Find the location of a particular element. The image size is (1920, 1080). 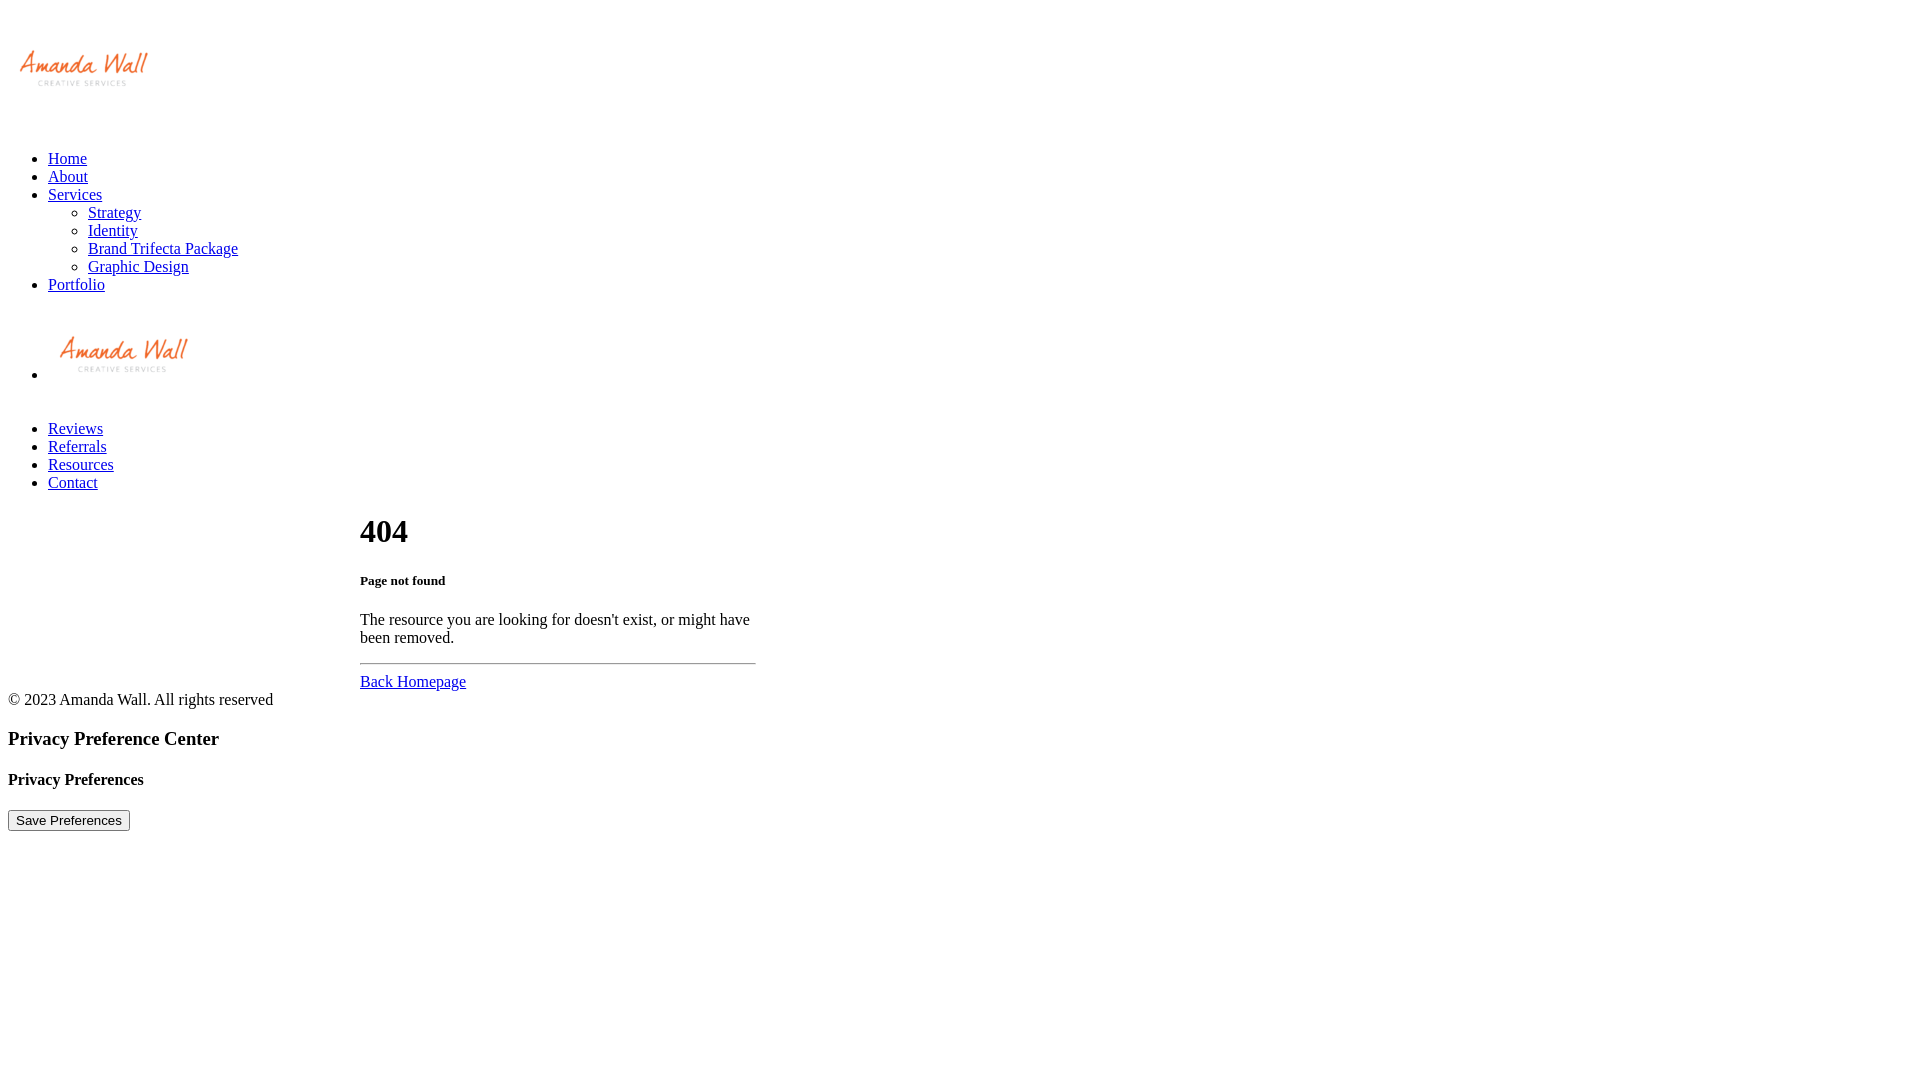

'Services' is located at coordinates (75, 194).